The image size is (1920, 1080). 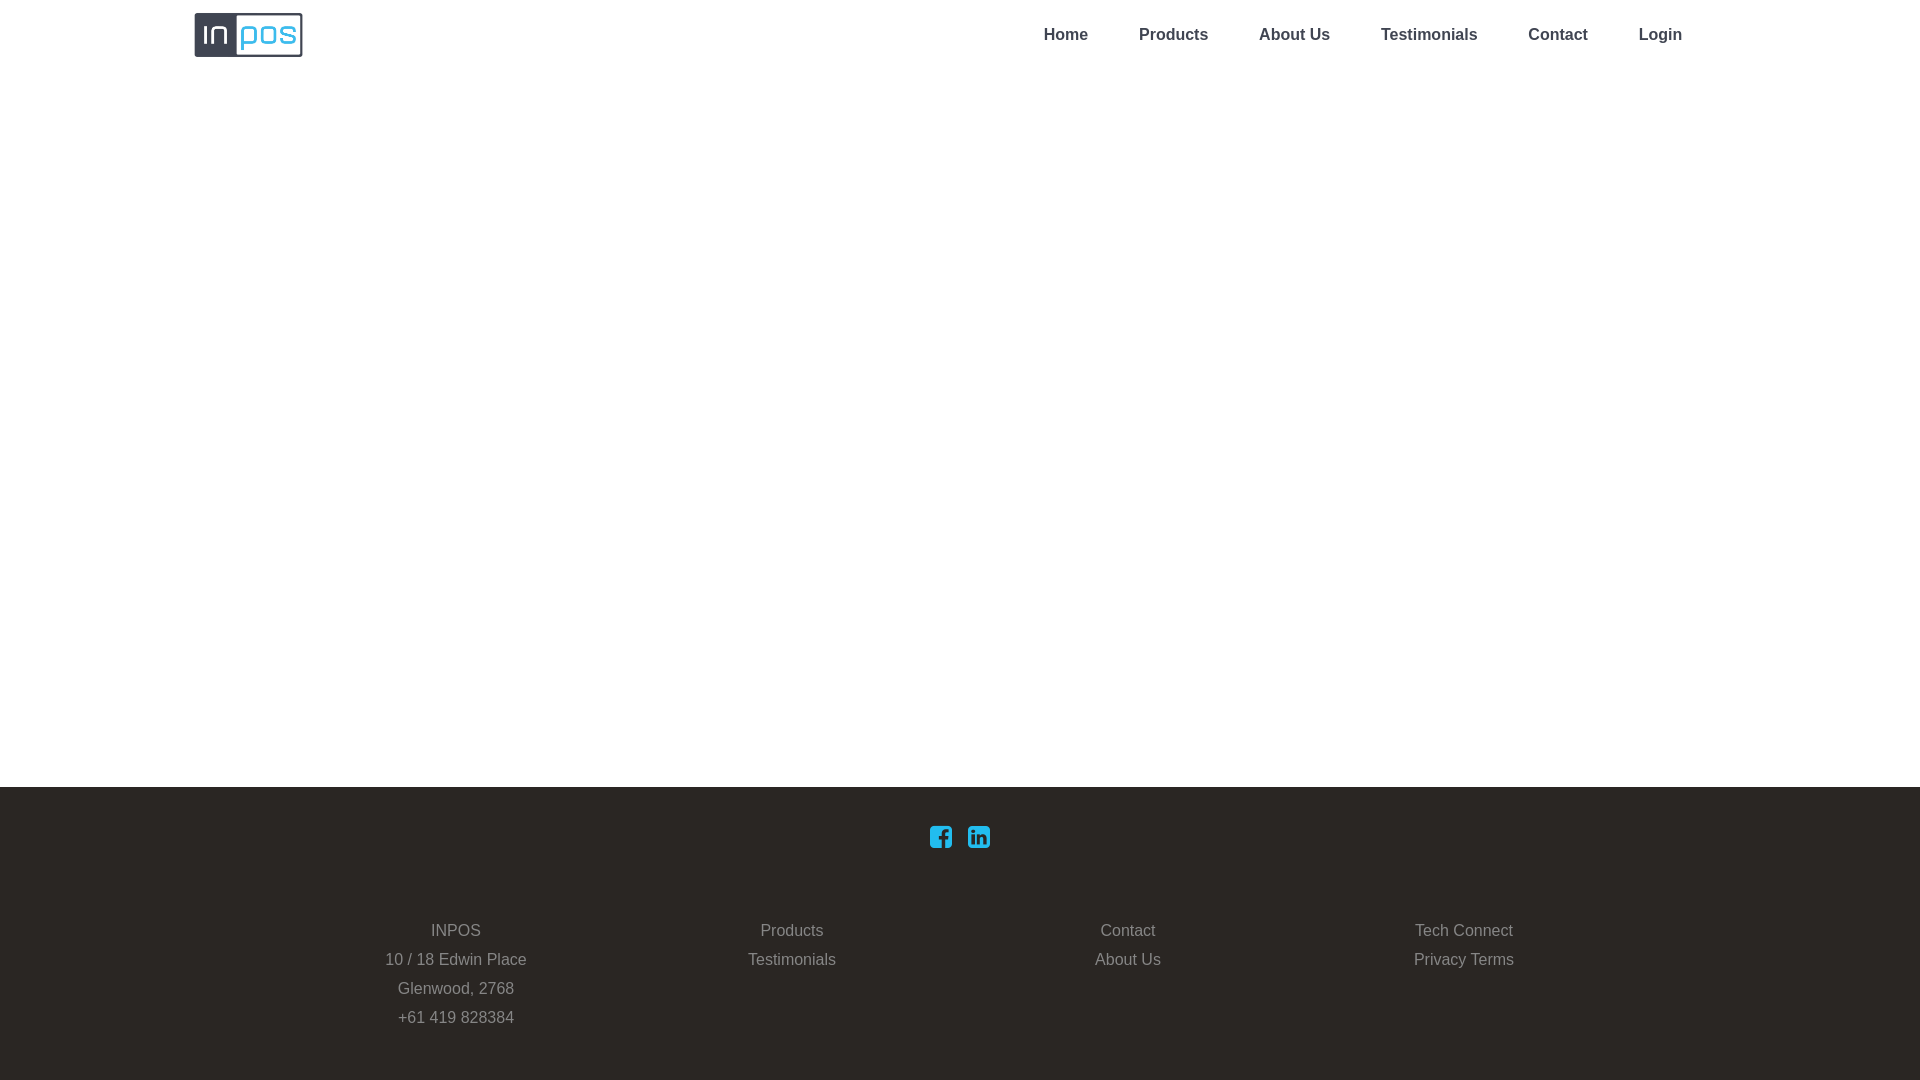 I want to click on 'Tech Connect', so click(x=1464, y=930).